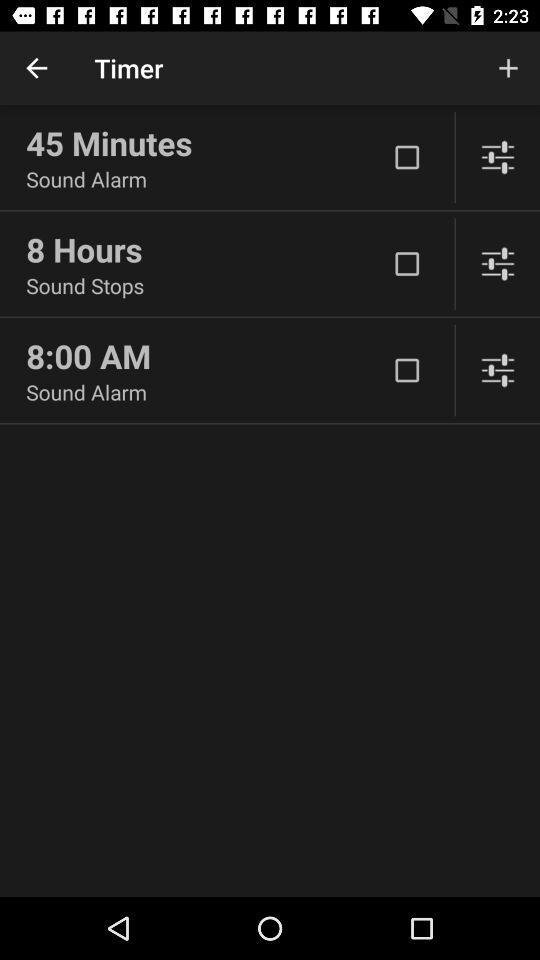 Image resolution: width=540 pixels, height=960 pixels. Describe the element at coordinates (205, 356) in the screenshot. I see `icon below the sound stops item` at that location.